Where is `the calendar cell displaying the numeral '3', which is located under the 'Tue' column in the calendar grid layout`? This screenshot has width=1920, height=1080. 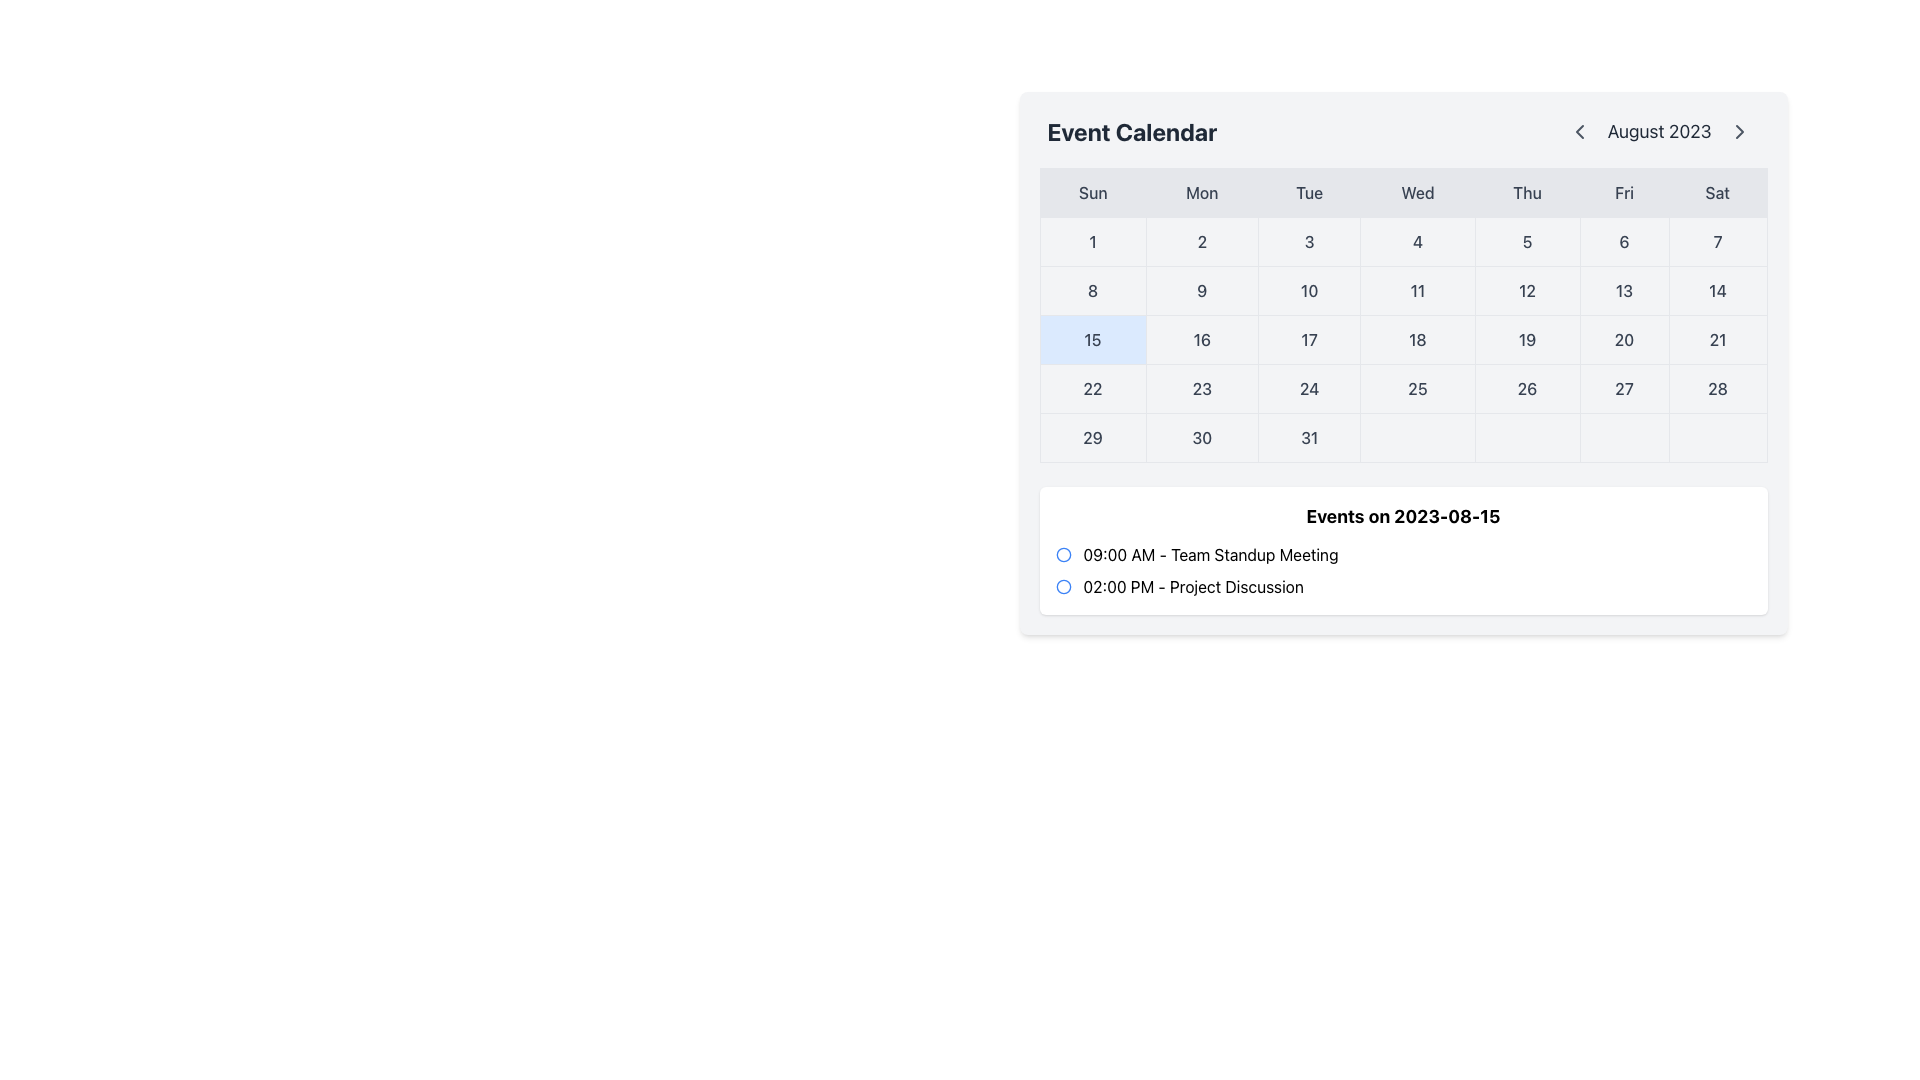
the calendar cell displaying the numeral '3', which is located under the 'Tue' column in the calendar grid layout is located at coordinates (1309, 241).